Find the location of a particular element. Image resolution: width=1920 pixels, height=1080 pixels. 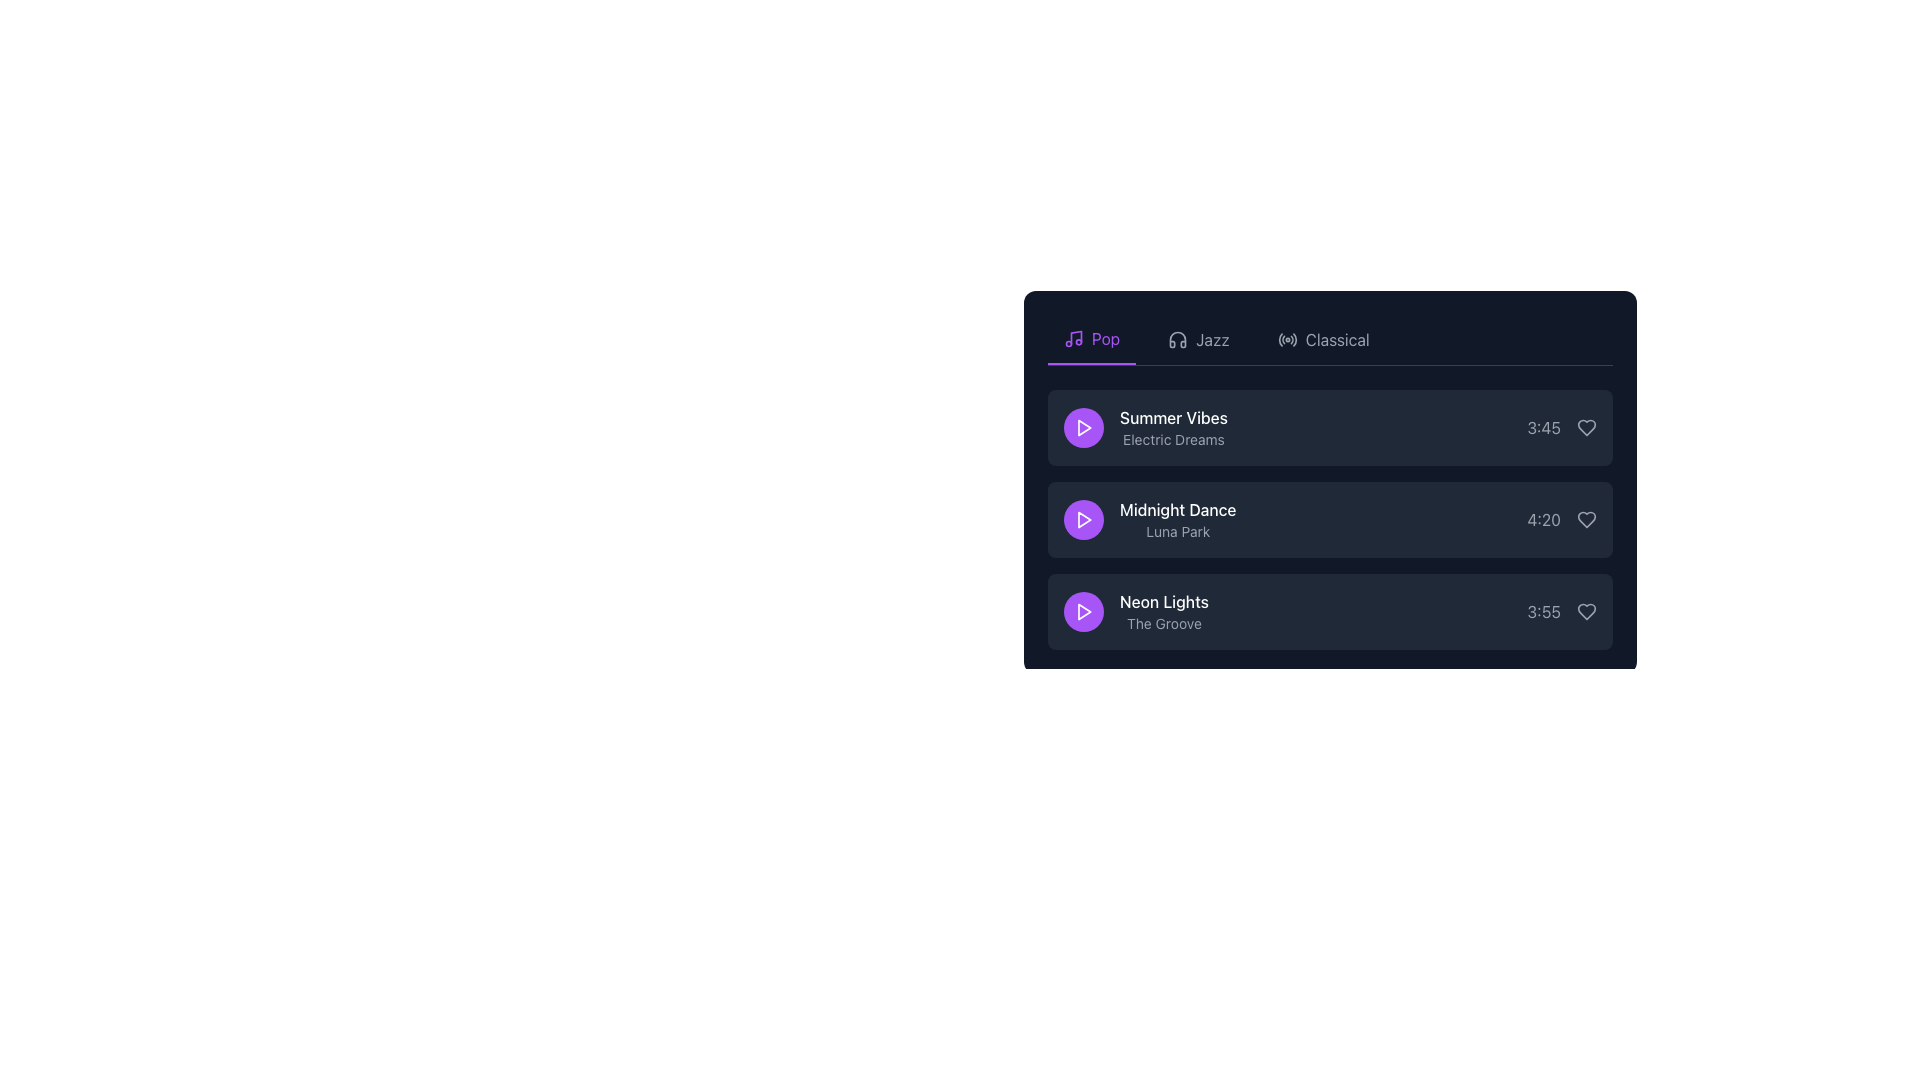

the time indicator text label located in the bottom-right corner of the 'Neon Lights - The Groove' row, adjacent to the heart icon is located at coordinates (1561, 611).